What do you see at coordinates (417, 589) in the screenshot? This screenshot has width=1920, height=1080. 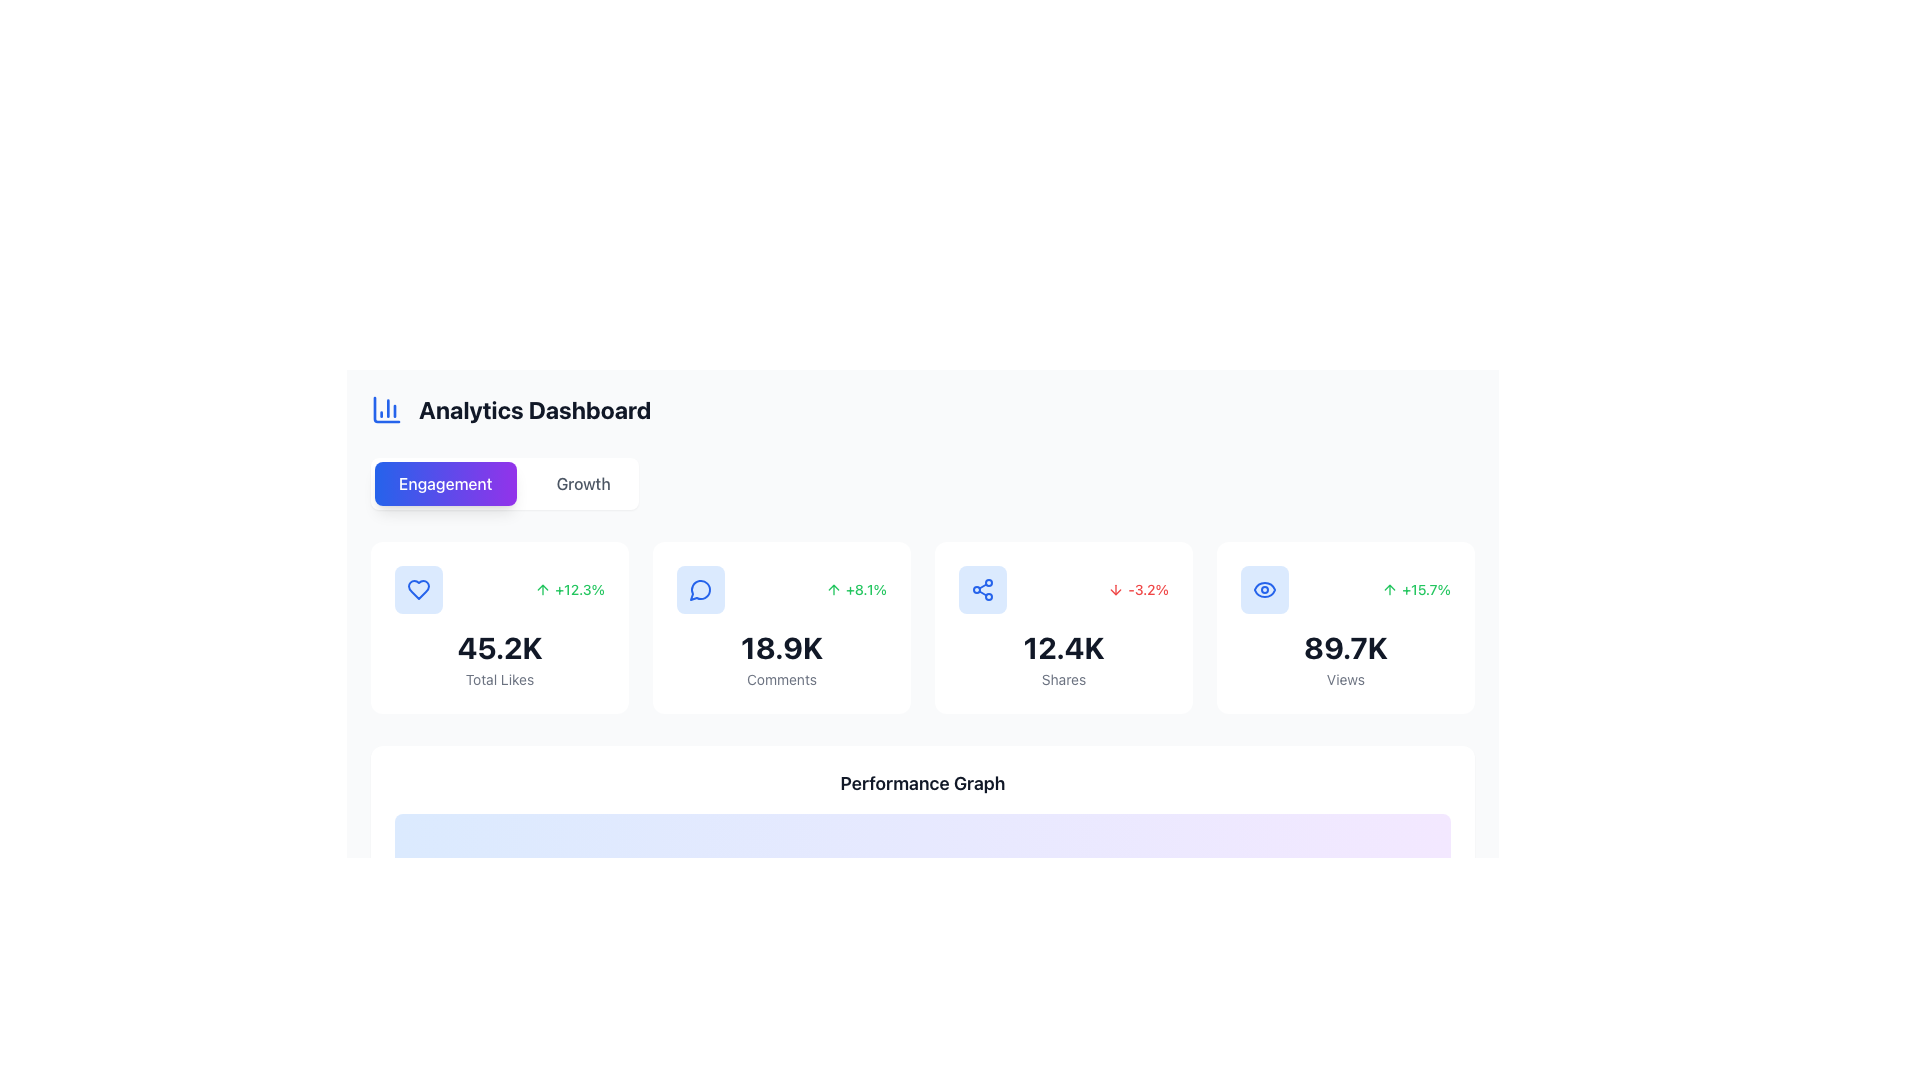 I see `the 'likes' icon representing the total number of likes (45.2K) in the dashboard interface to associate with the 'likes' metric` at bounding box center [417, 589].